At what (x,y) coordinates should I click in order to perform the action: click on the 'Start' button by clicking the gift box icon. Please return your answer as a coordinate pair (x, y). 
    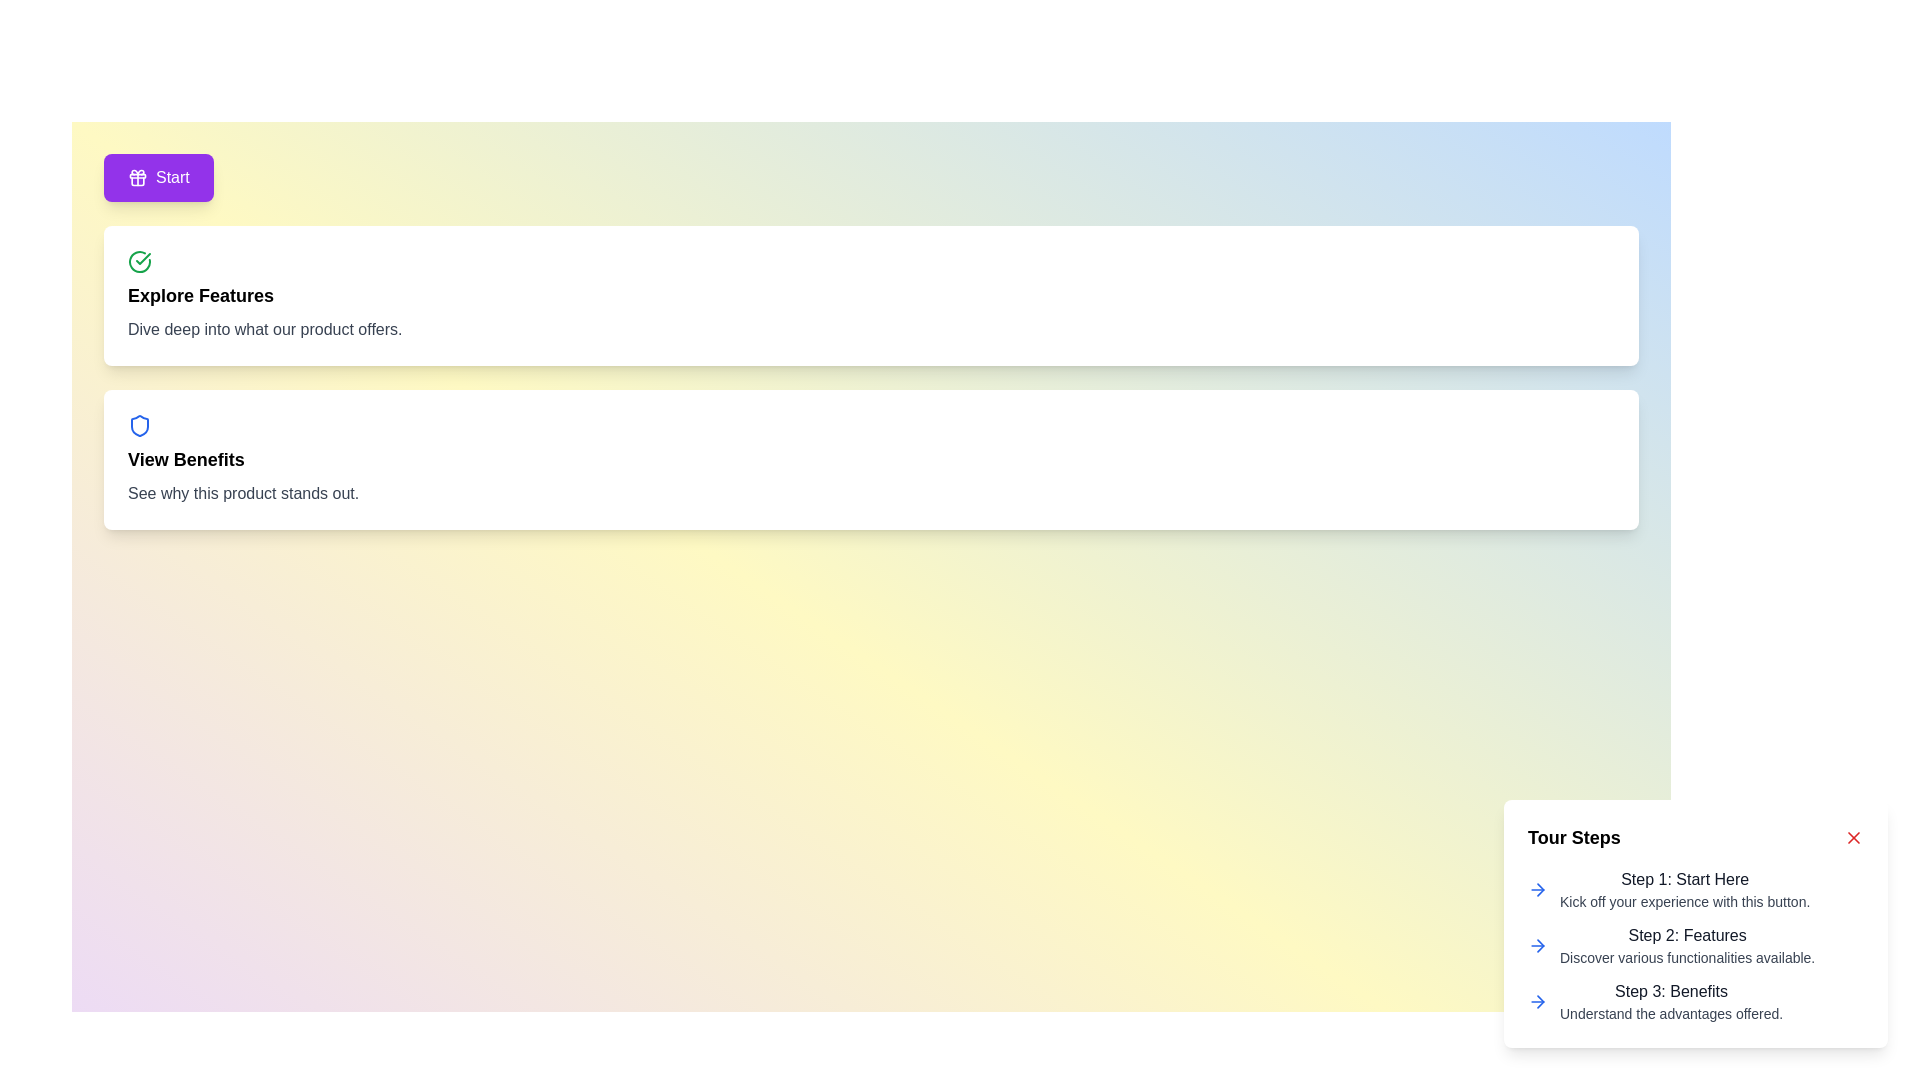
    Looking at the image, I should click on (137, 176).